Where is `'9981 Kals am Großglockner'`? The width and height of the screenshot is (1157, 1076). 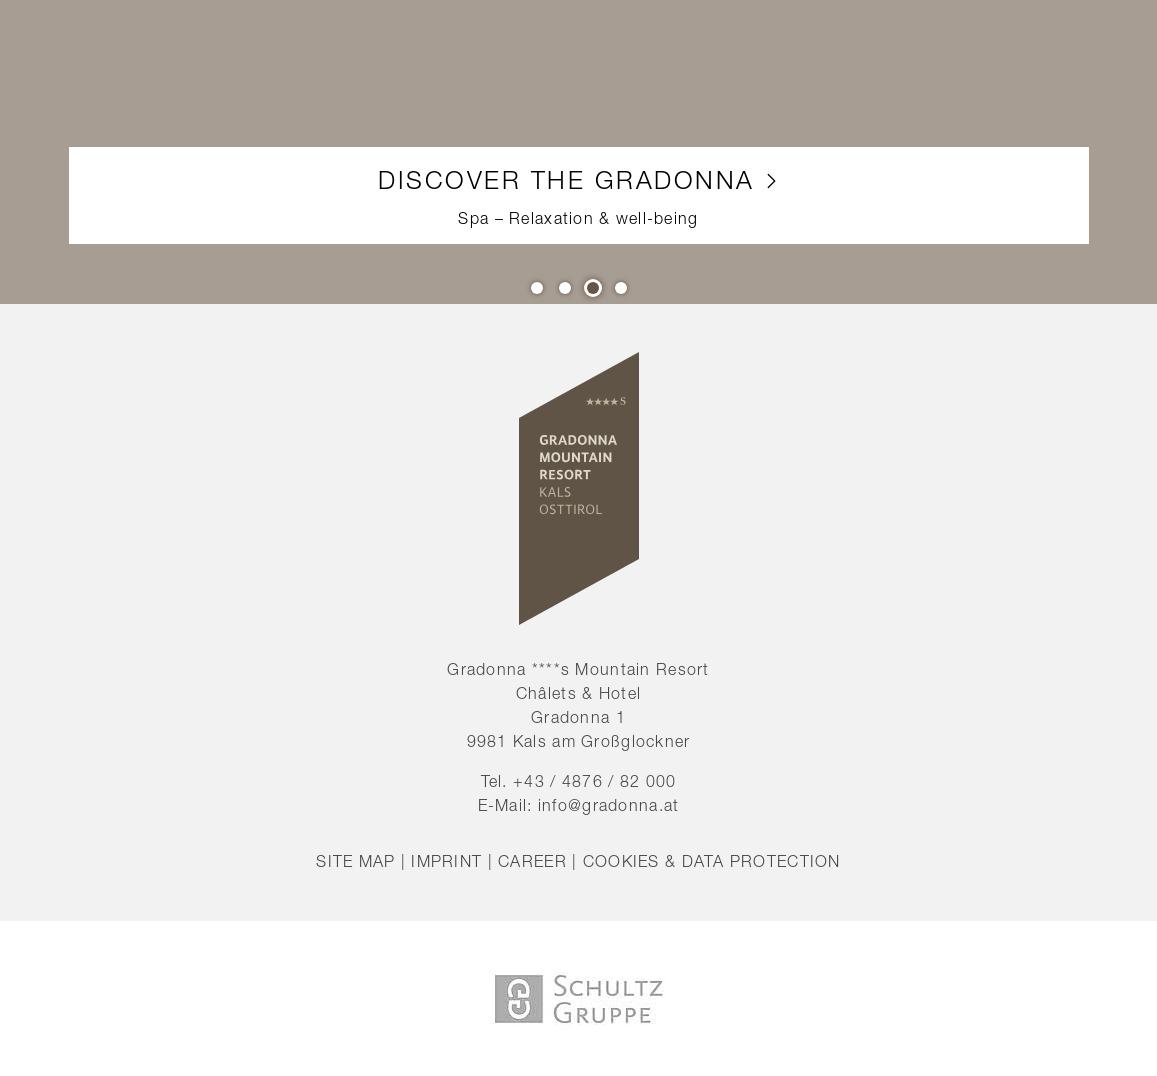 '9981 Kals am Großglockner' is located at coordinates (577, 740).